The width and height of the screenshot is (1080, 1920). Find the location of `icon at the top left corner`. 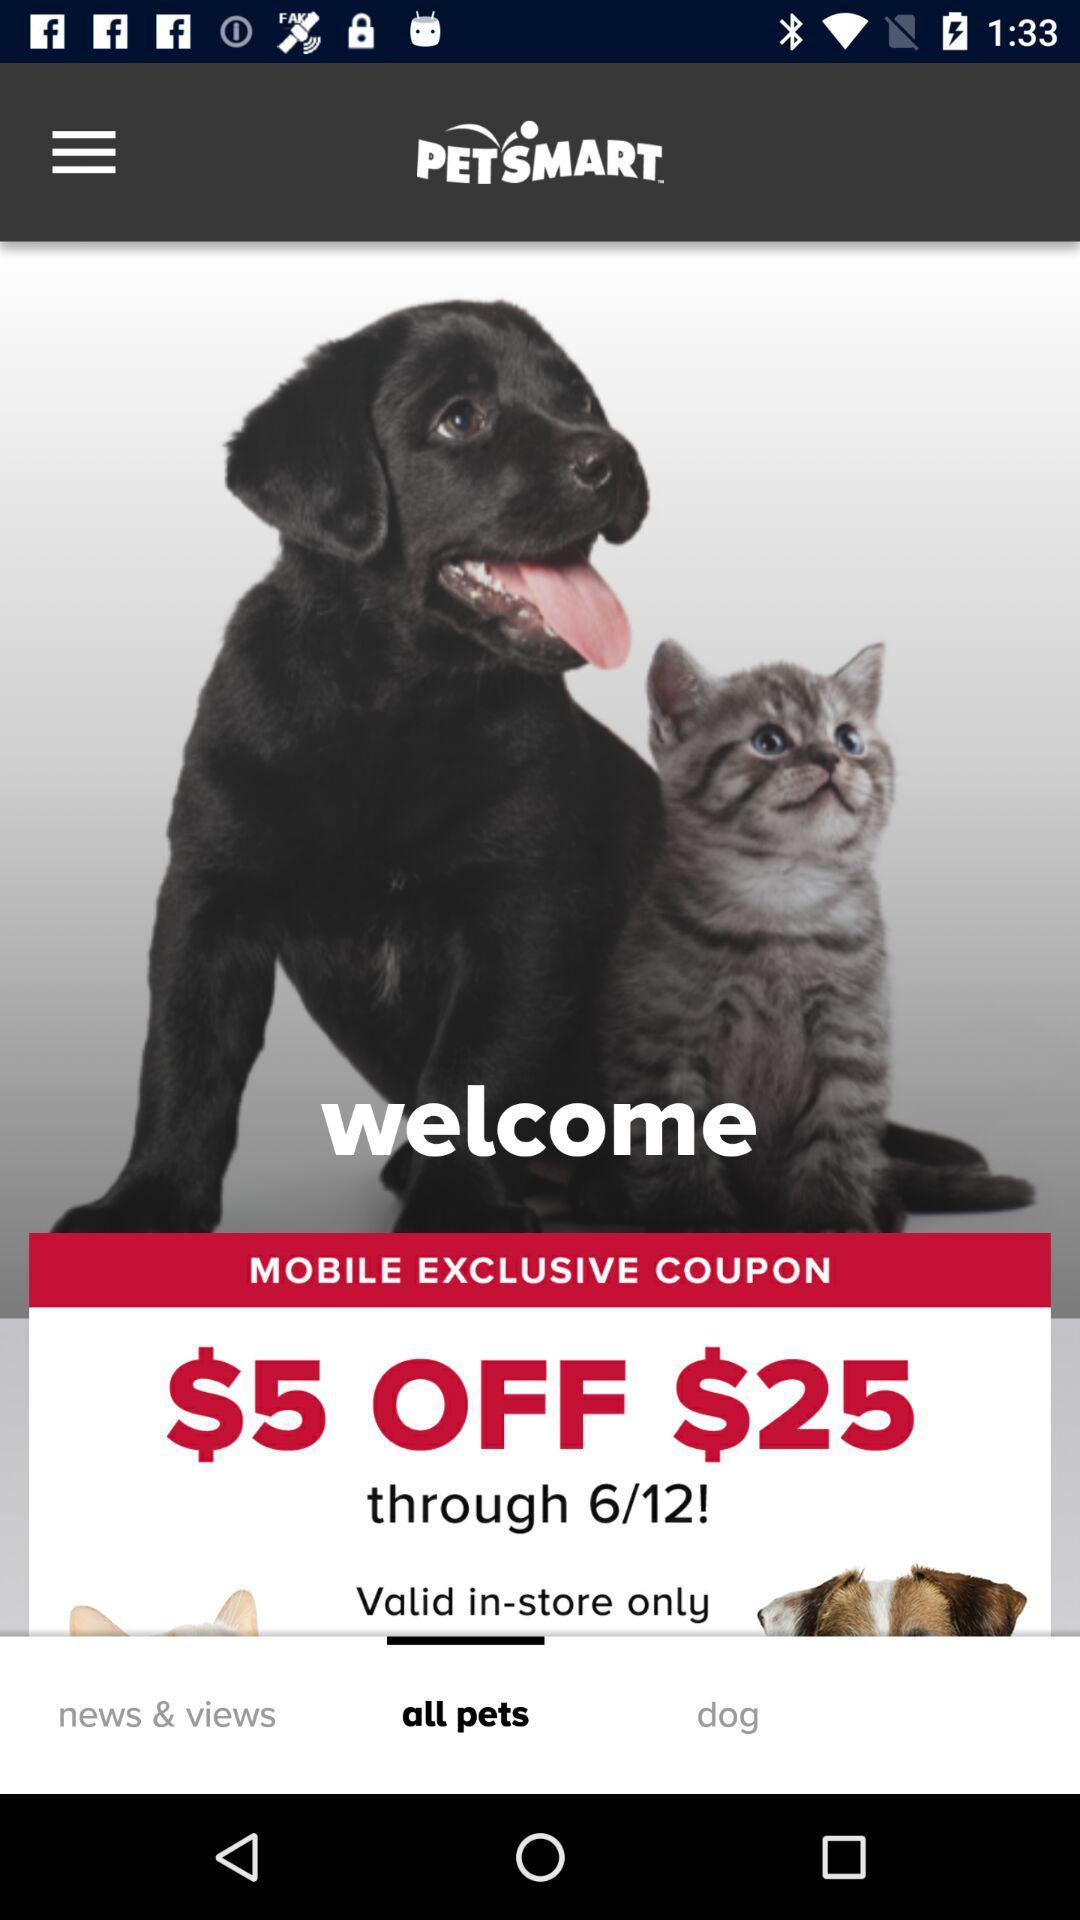

icon at the top left corner is located at coordinates (83, 151).